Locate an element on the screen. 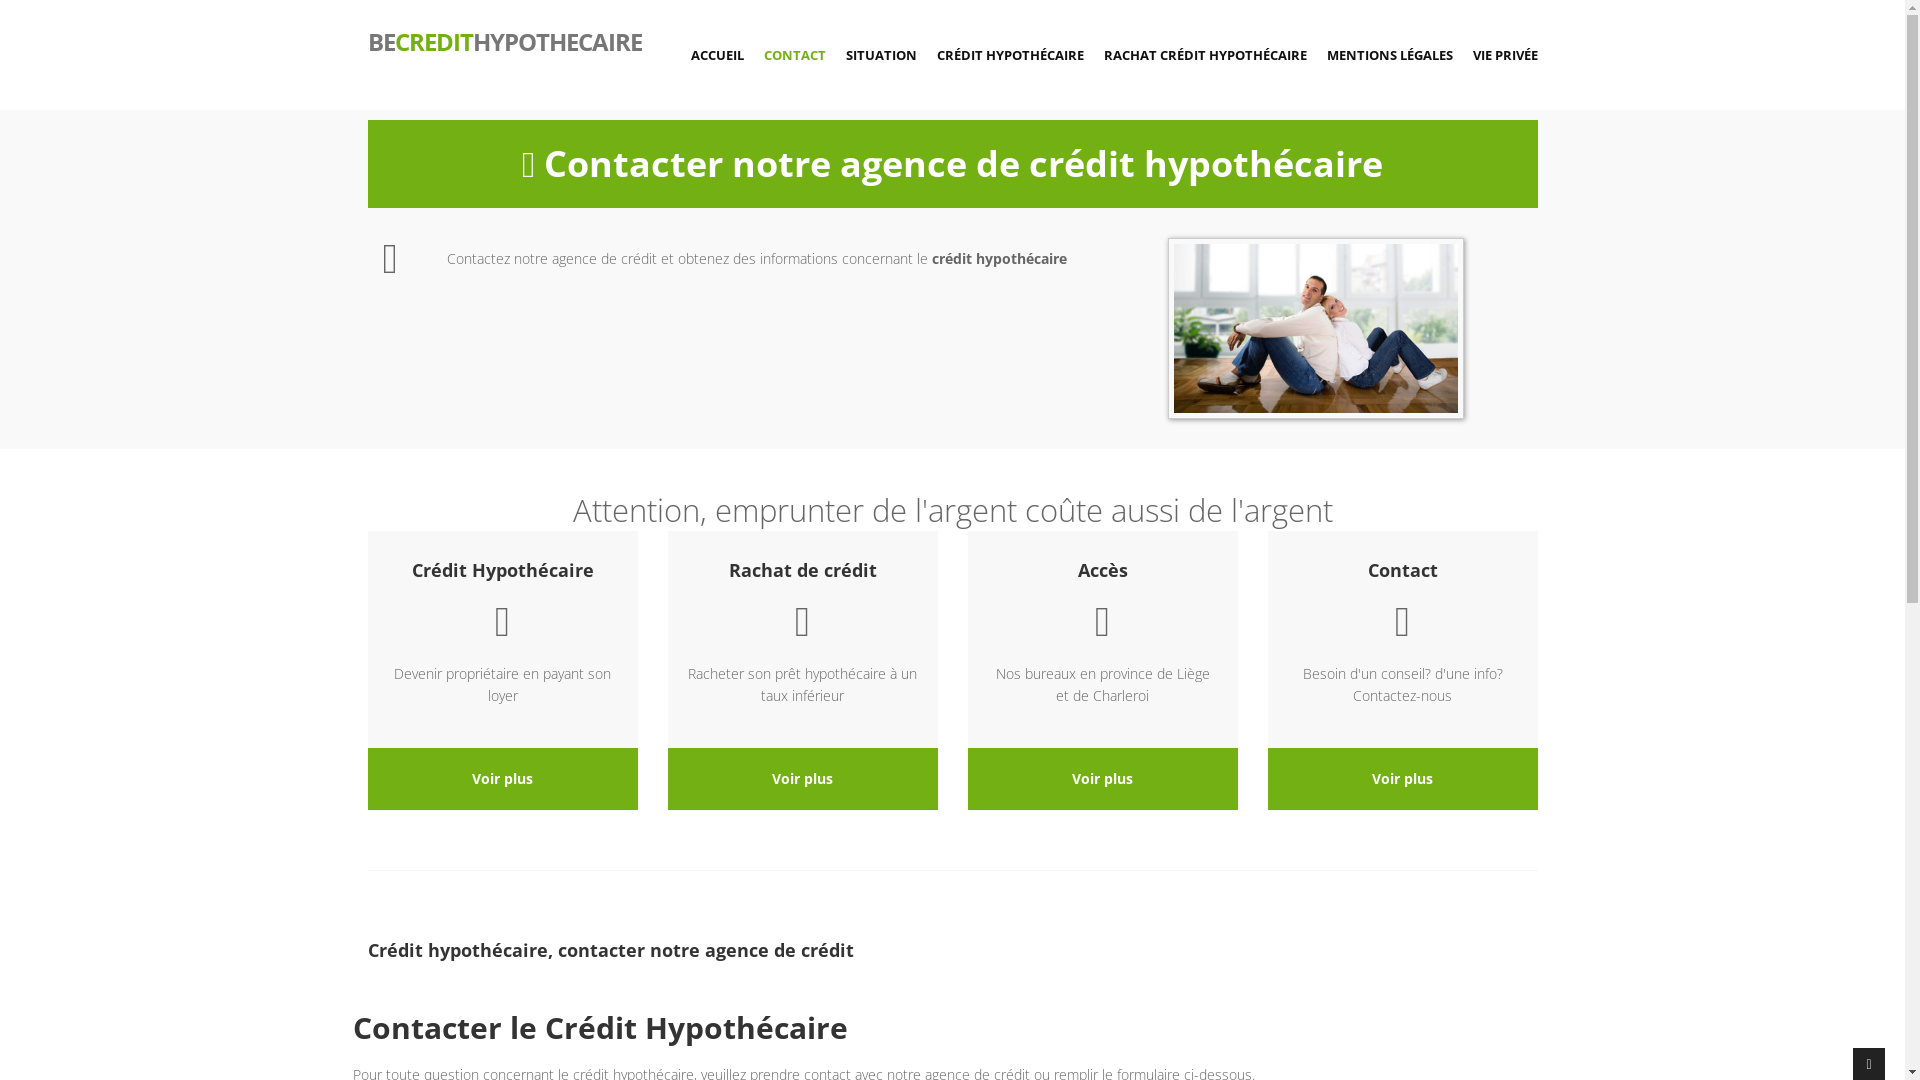  'SITUATION' is located at coordinates (880, 53).